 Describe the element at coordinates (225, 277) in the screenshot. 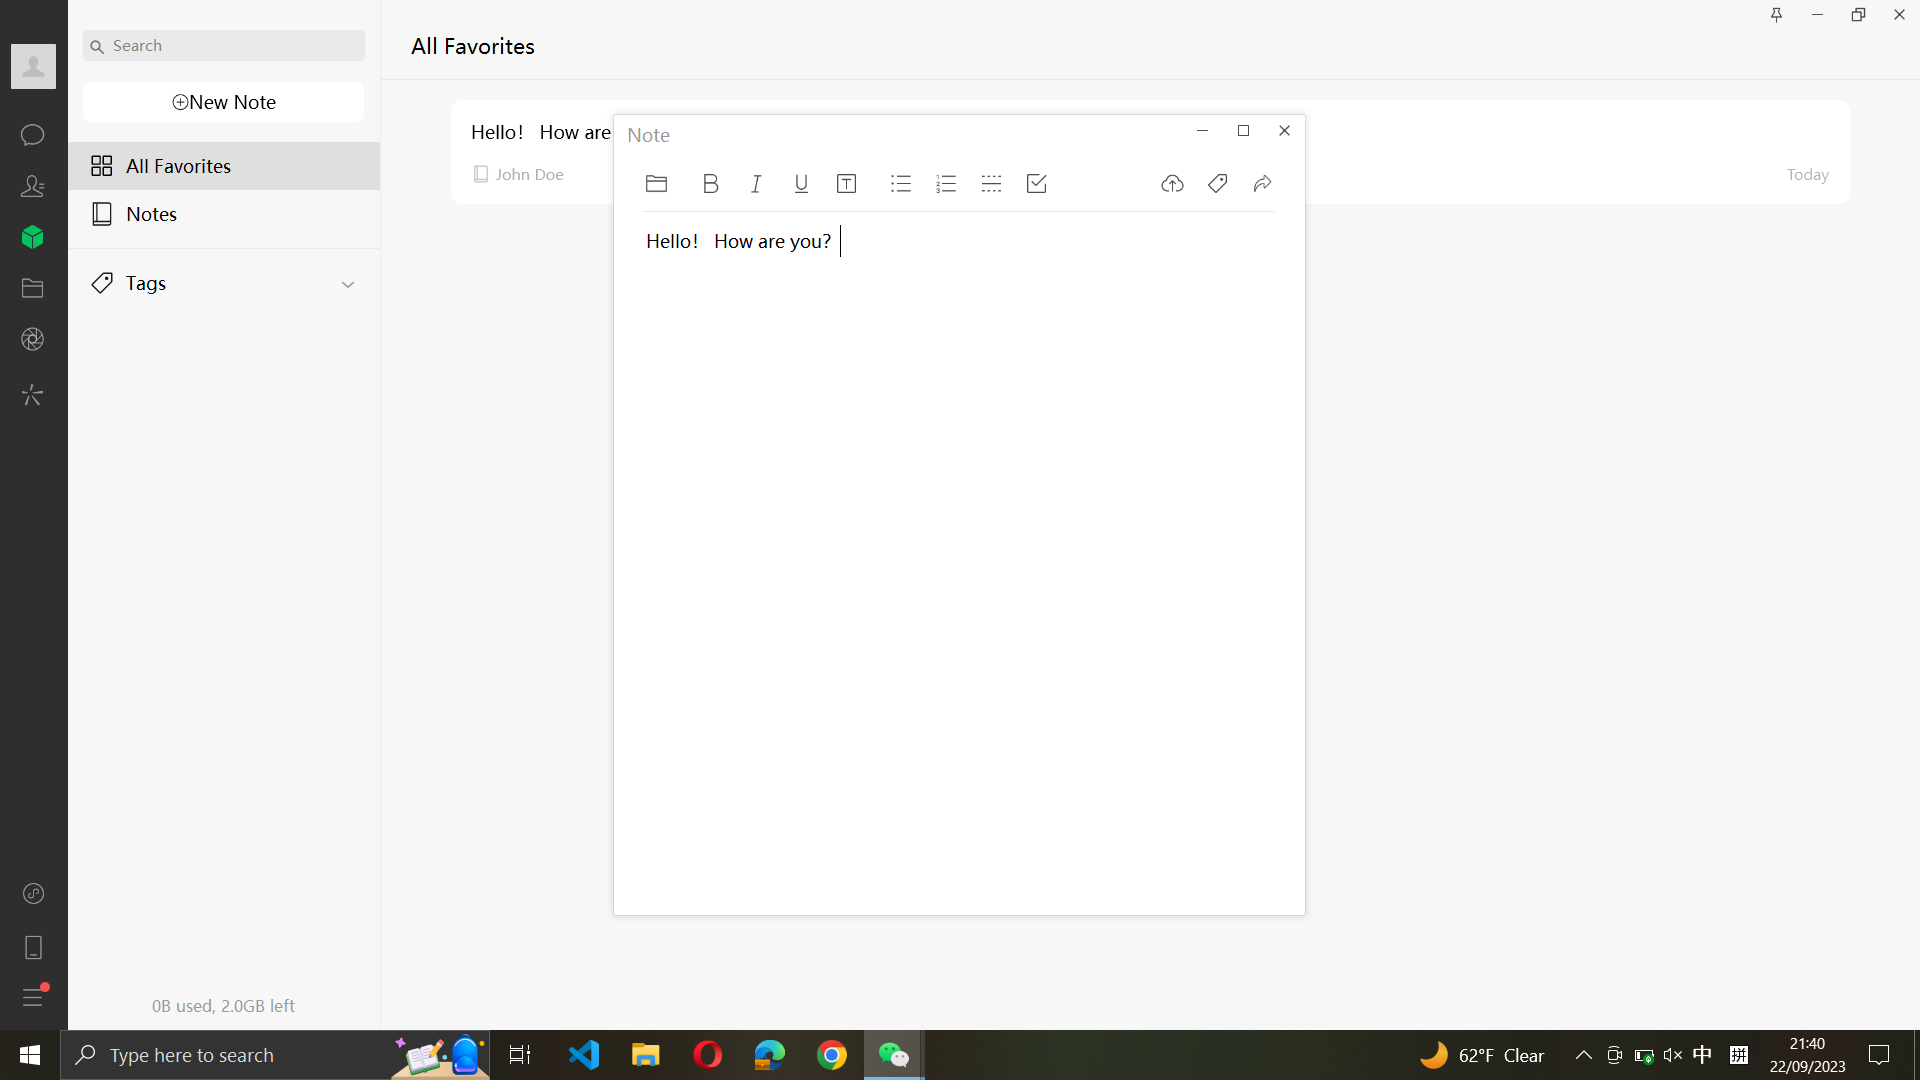

I see `the "expand_tags" button` at that location.